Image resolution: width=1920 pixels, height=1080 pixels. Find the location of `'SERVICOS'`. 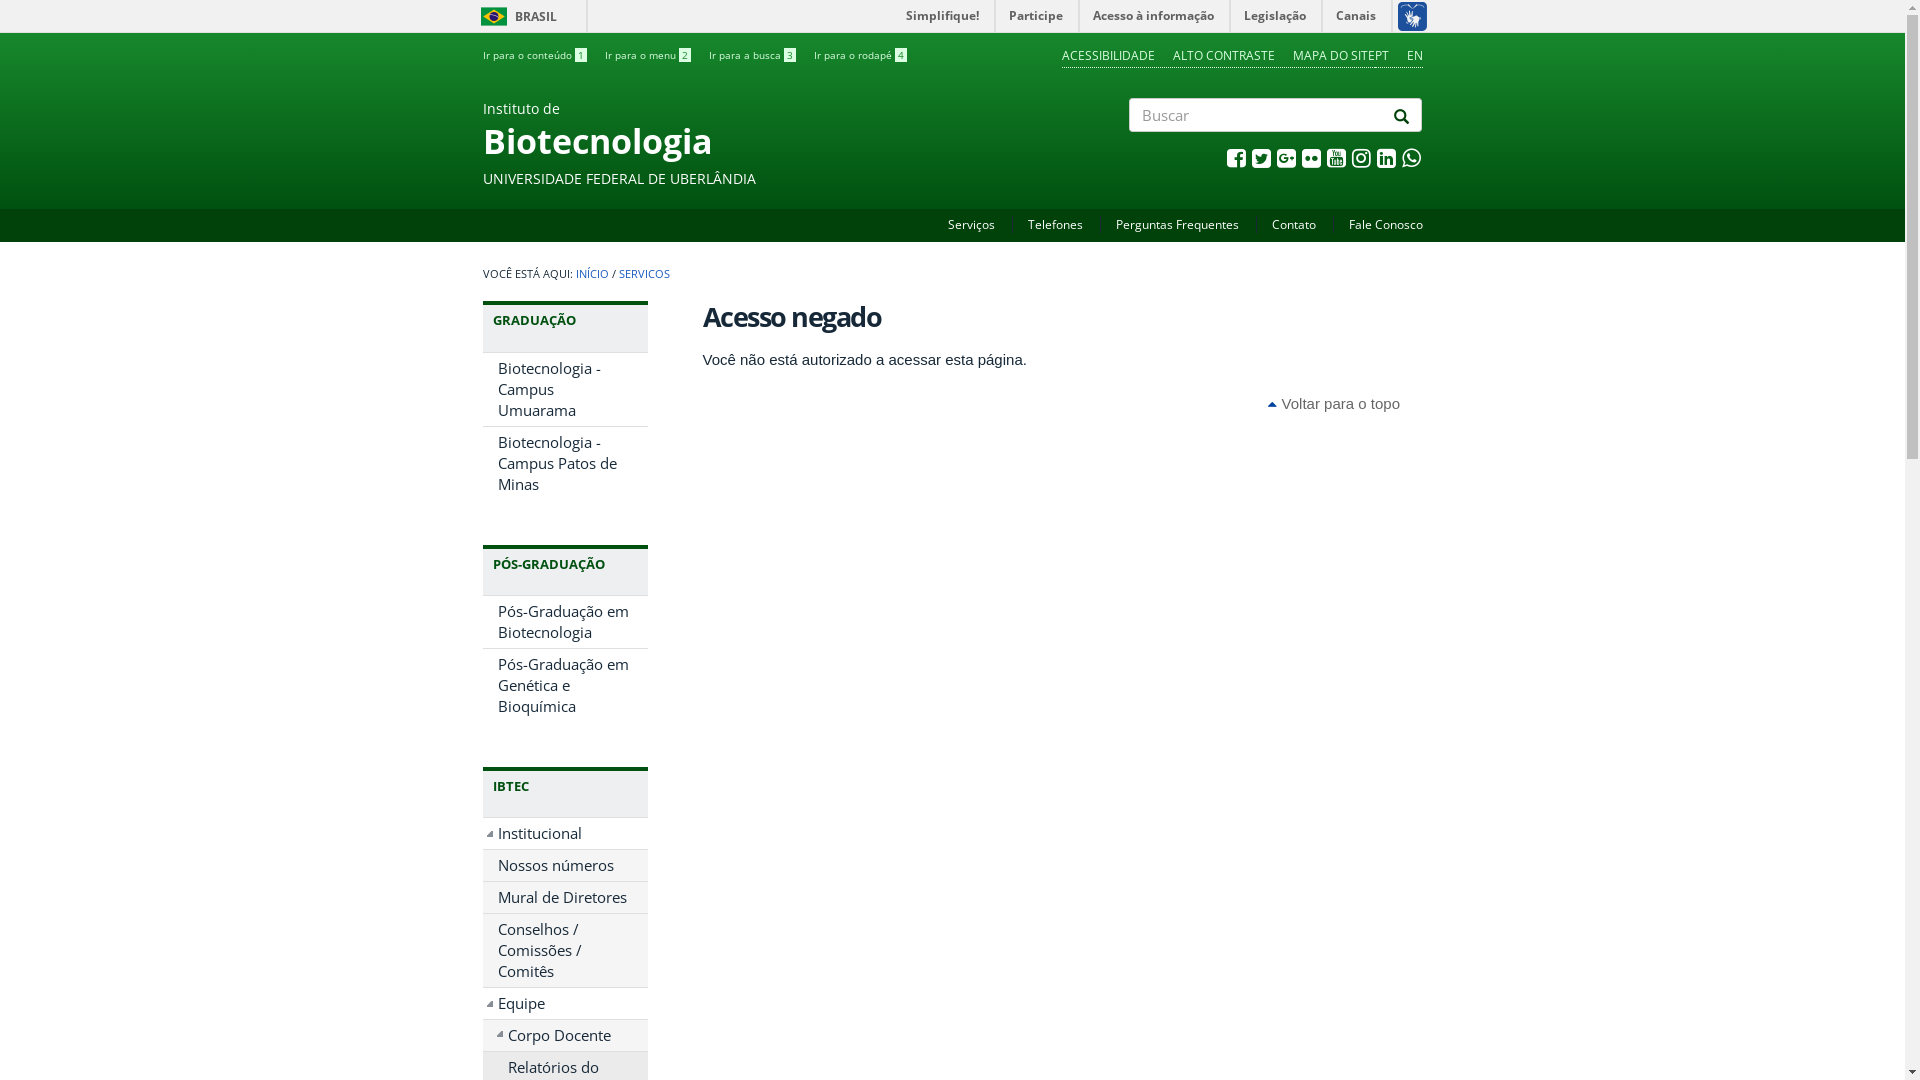

'SERVICOS' is located at coordinates (643, 273).